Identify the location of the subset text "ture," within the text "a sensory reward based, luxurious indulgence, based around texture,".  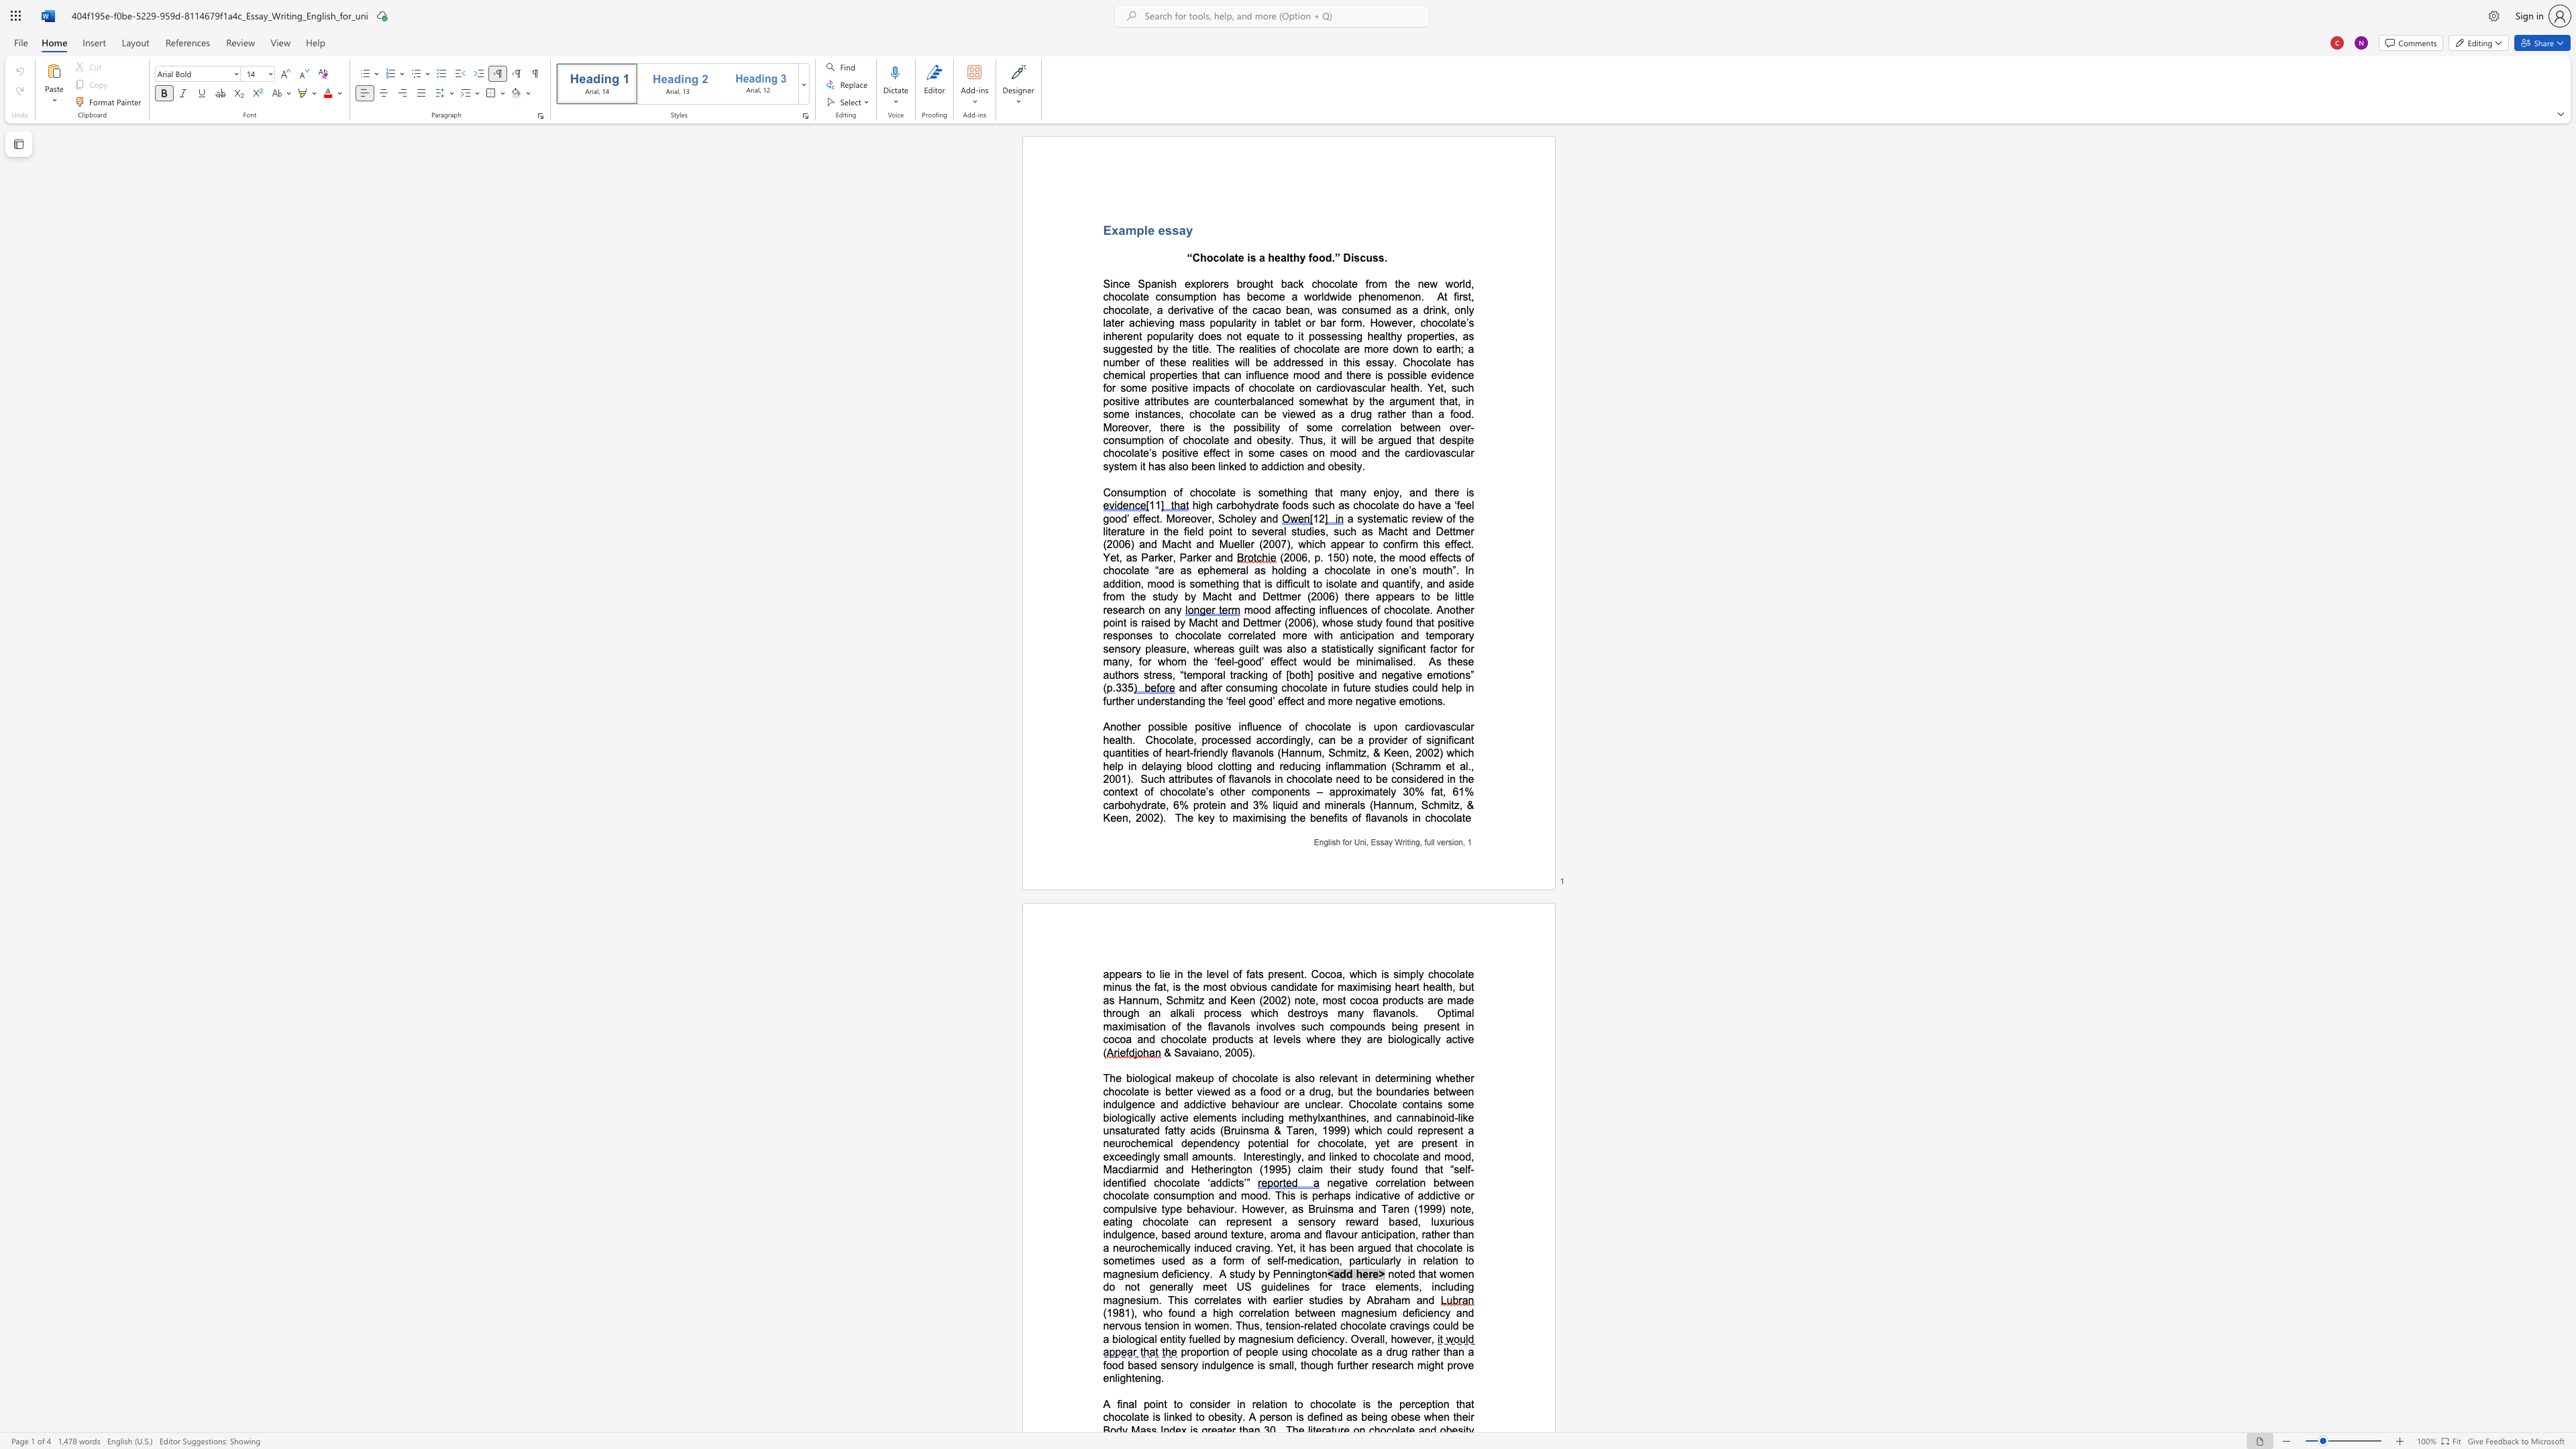
(1244, 1234).